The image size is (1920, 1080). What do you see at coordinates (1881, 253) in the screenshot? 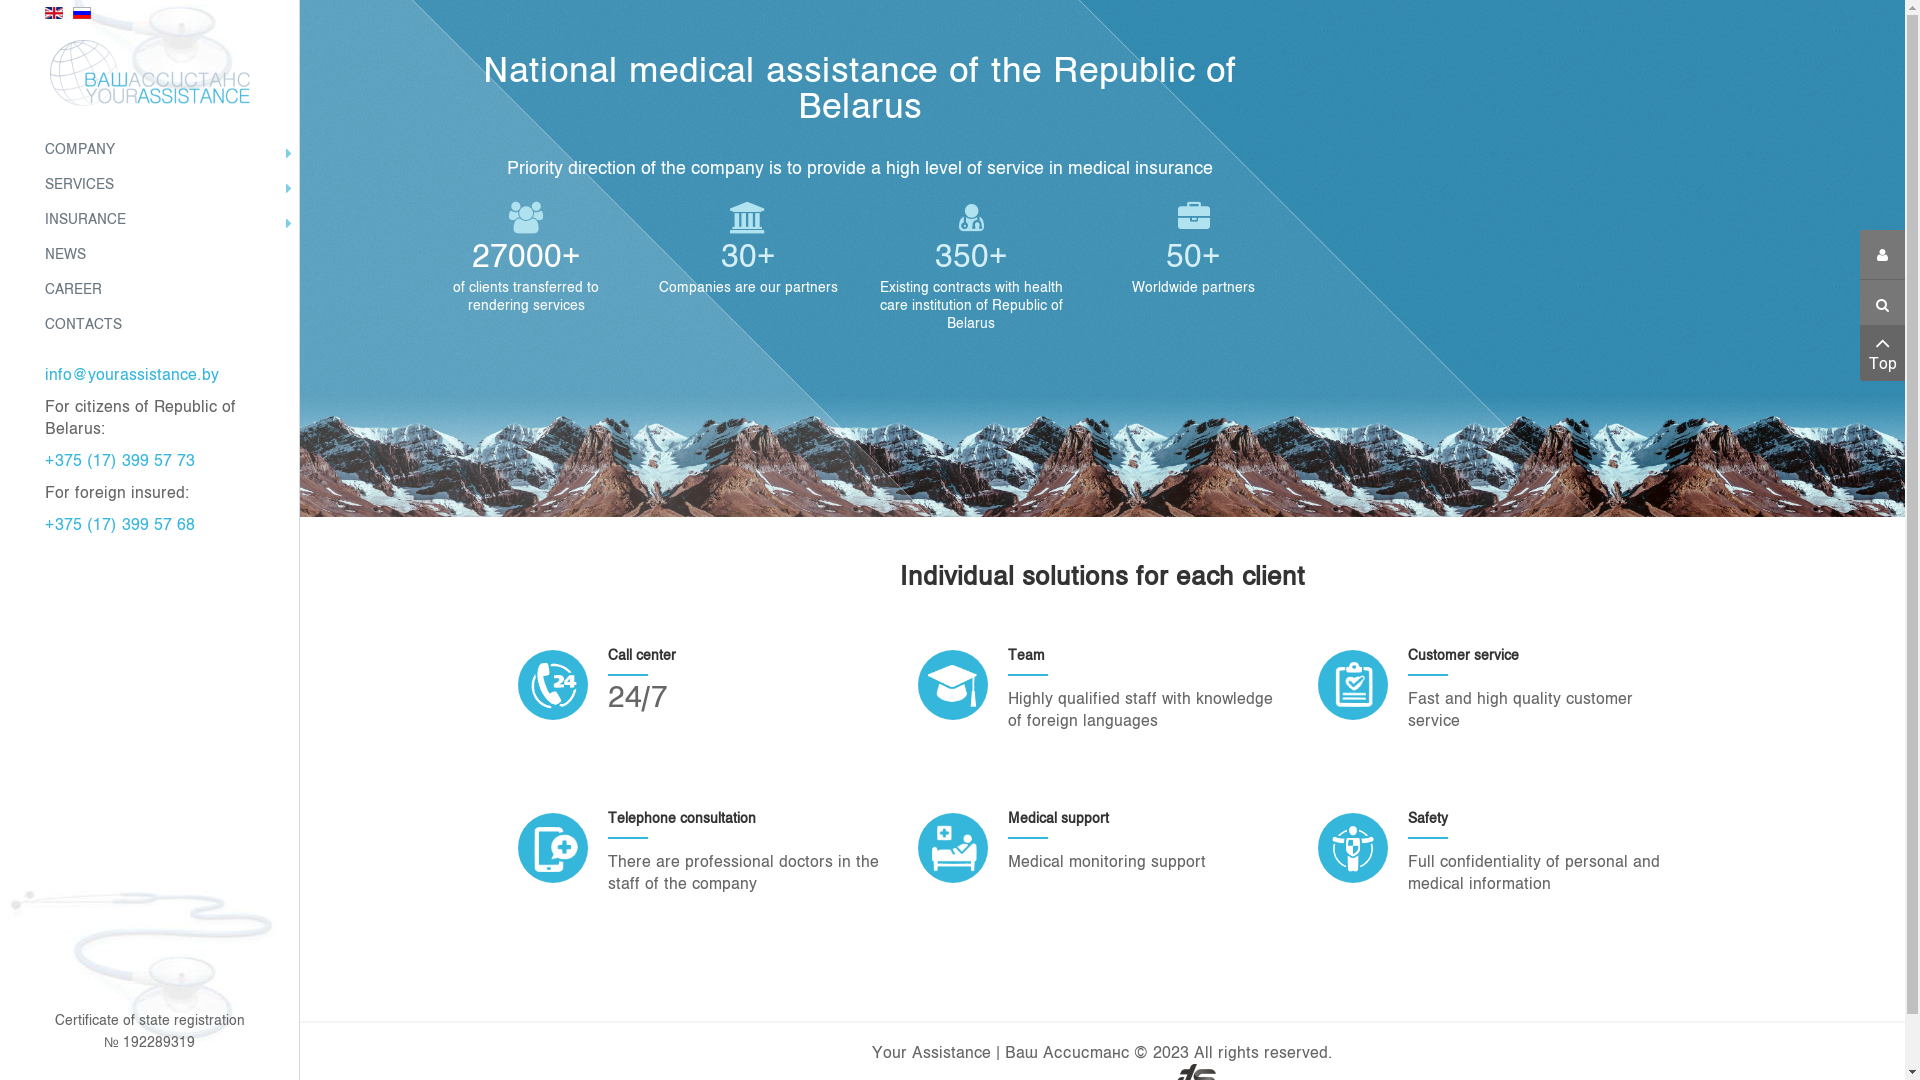
I see `'Login'` at bounding box center [1881, 253].